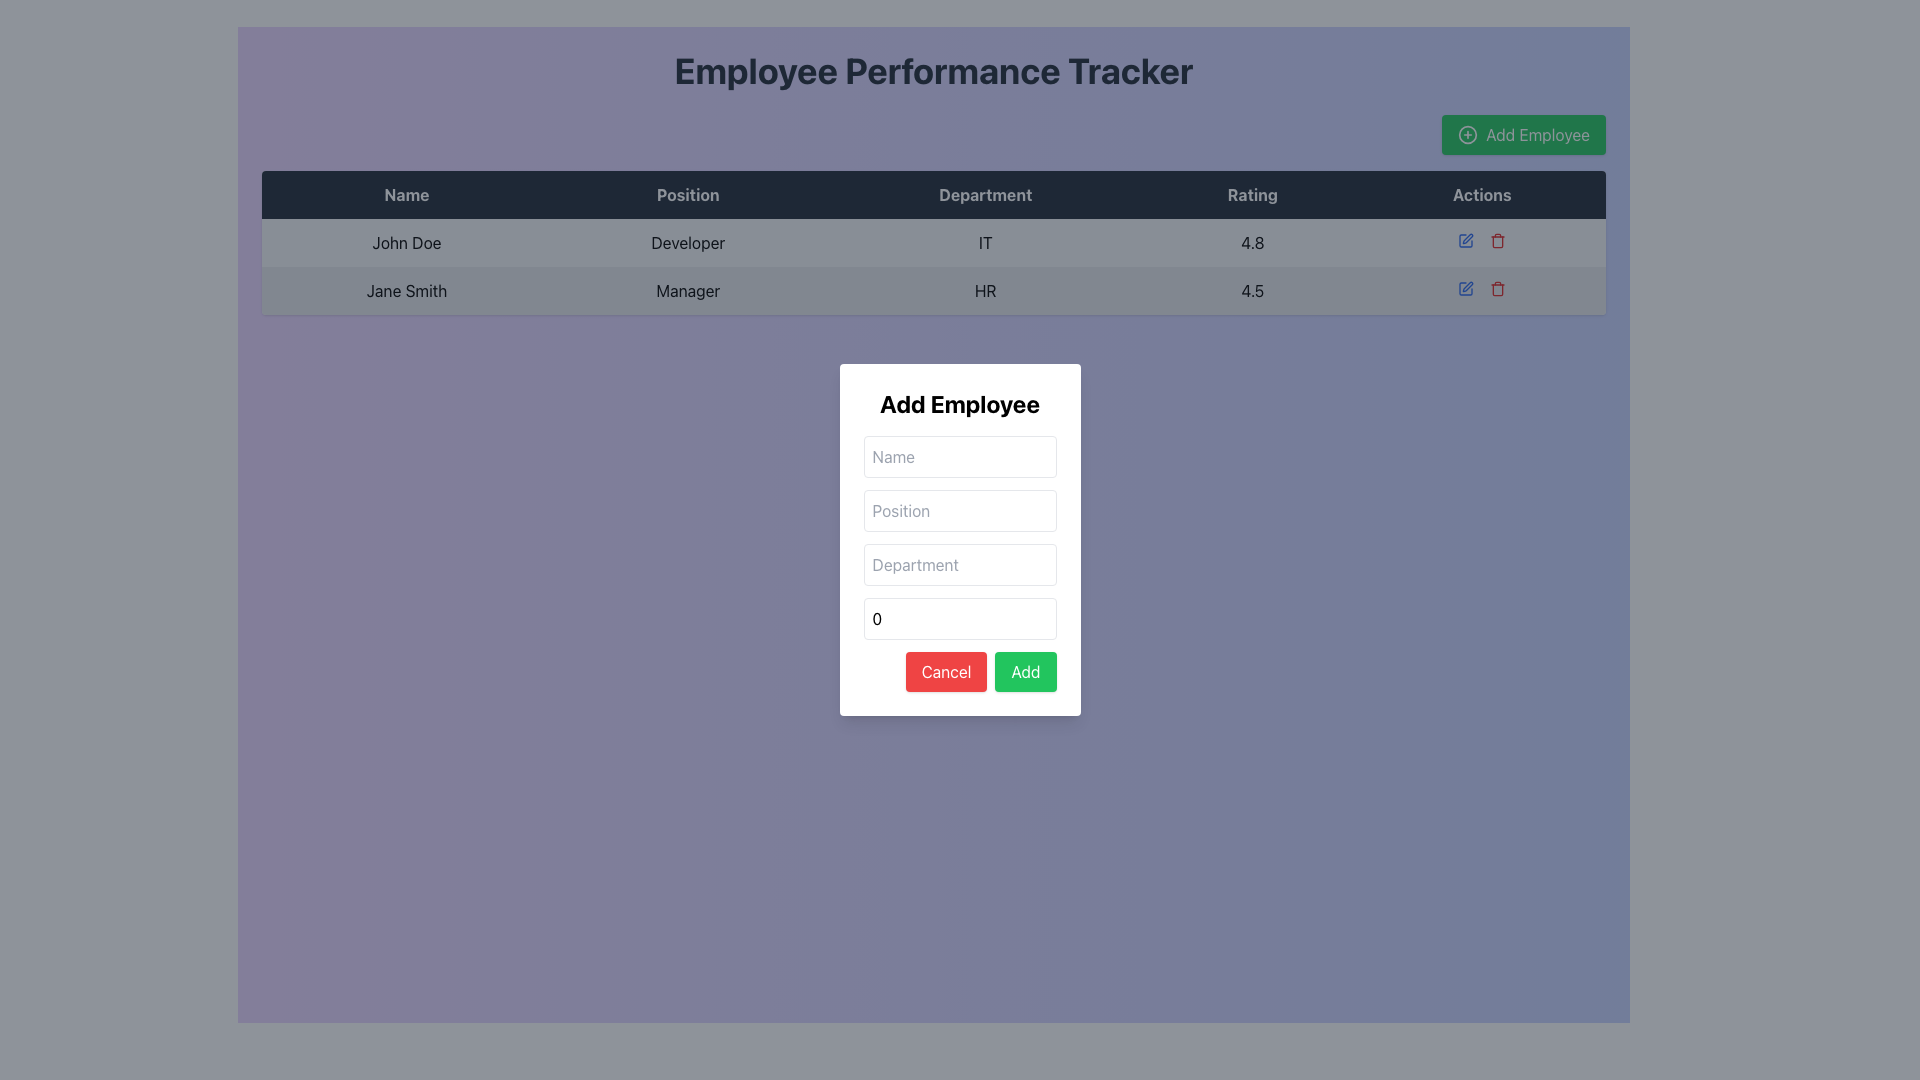 This screenshot has width=1920, height=1080. I want to click on the circular icon located in the upper-right corner of the 'Add Employee' button, which has a green background and a border line, so click(1468, 135).